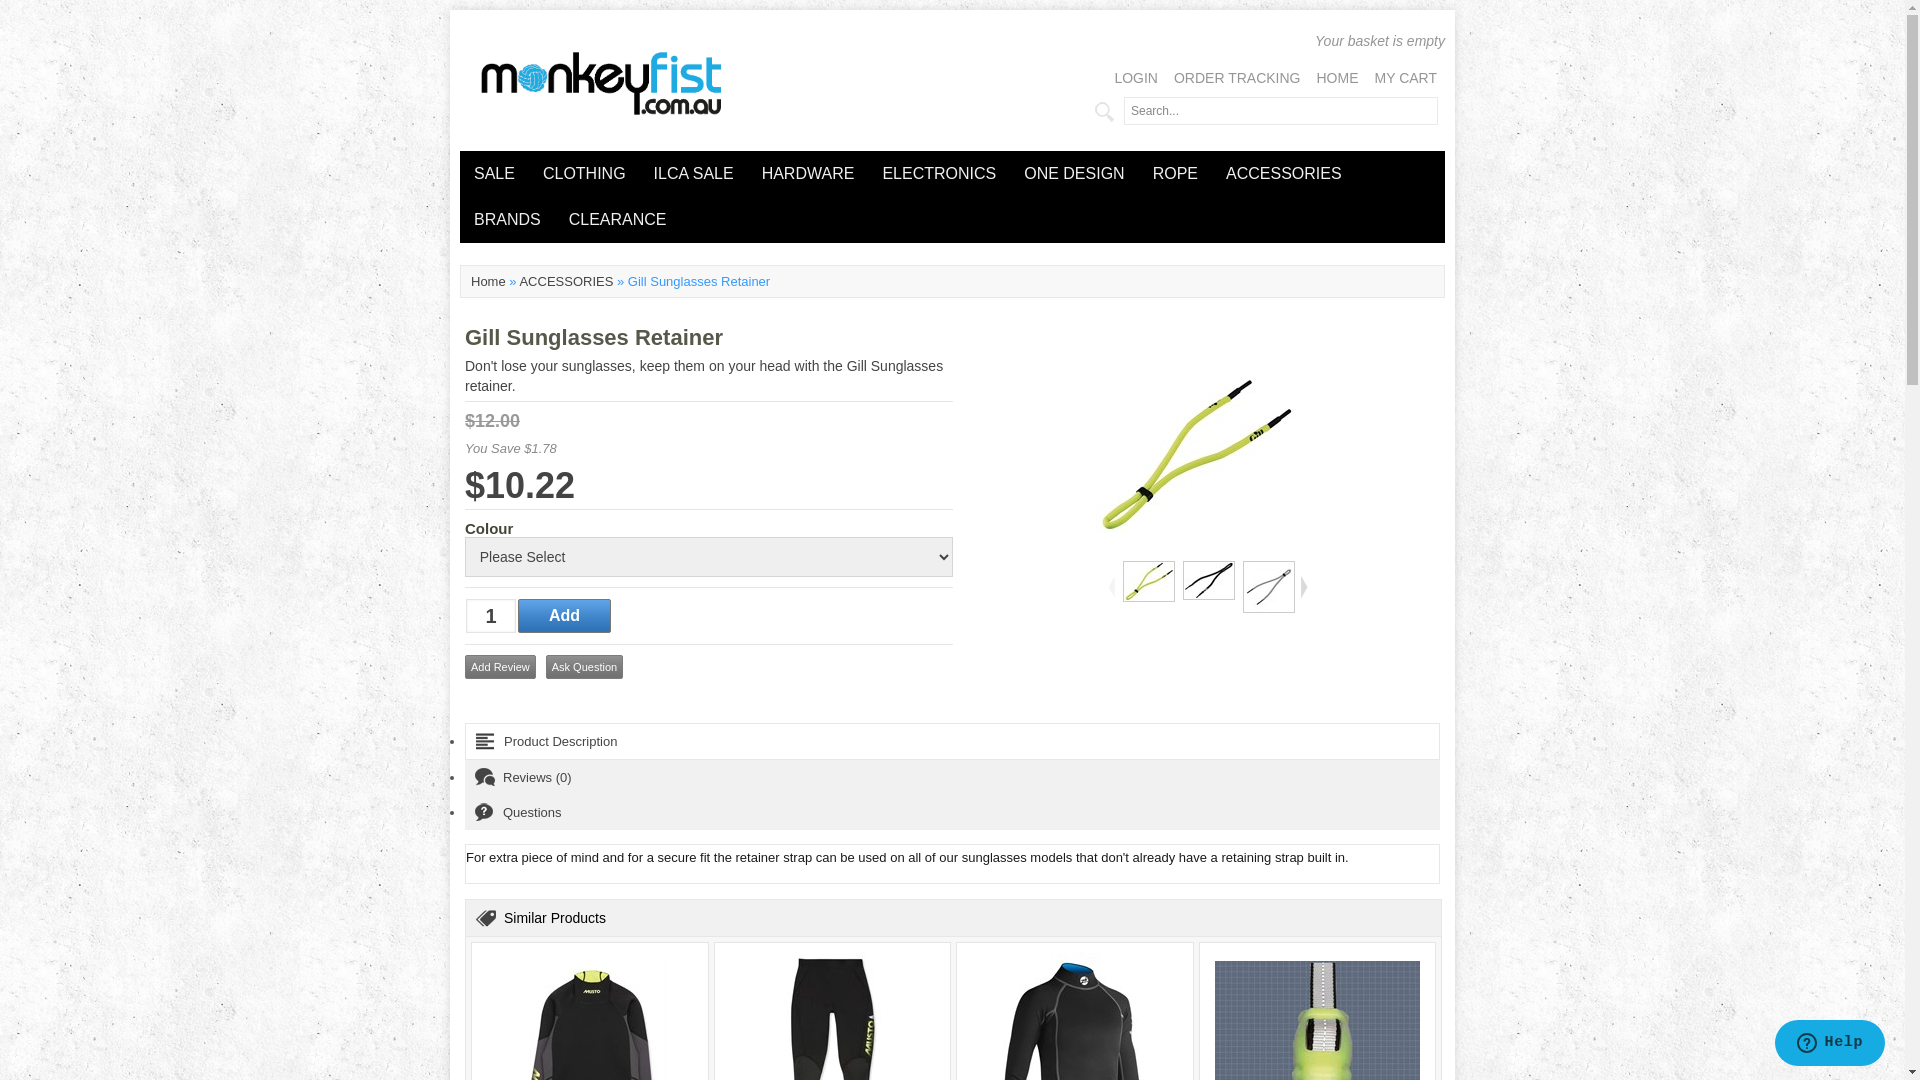 The height and width of the screenshot is (1080, 1920). I want to click on 'Add', so click(563, 615).